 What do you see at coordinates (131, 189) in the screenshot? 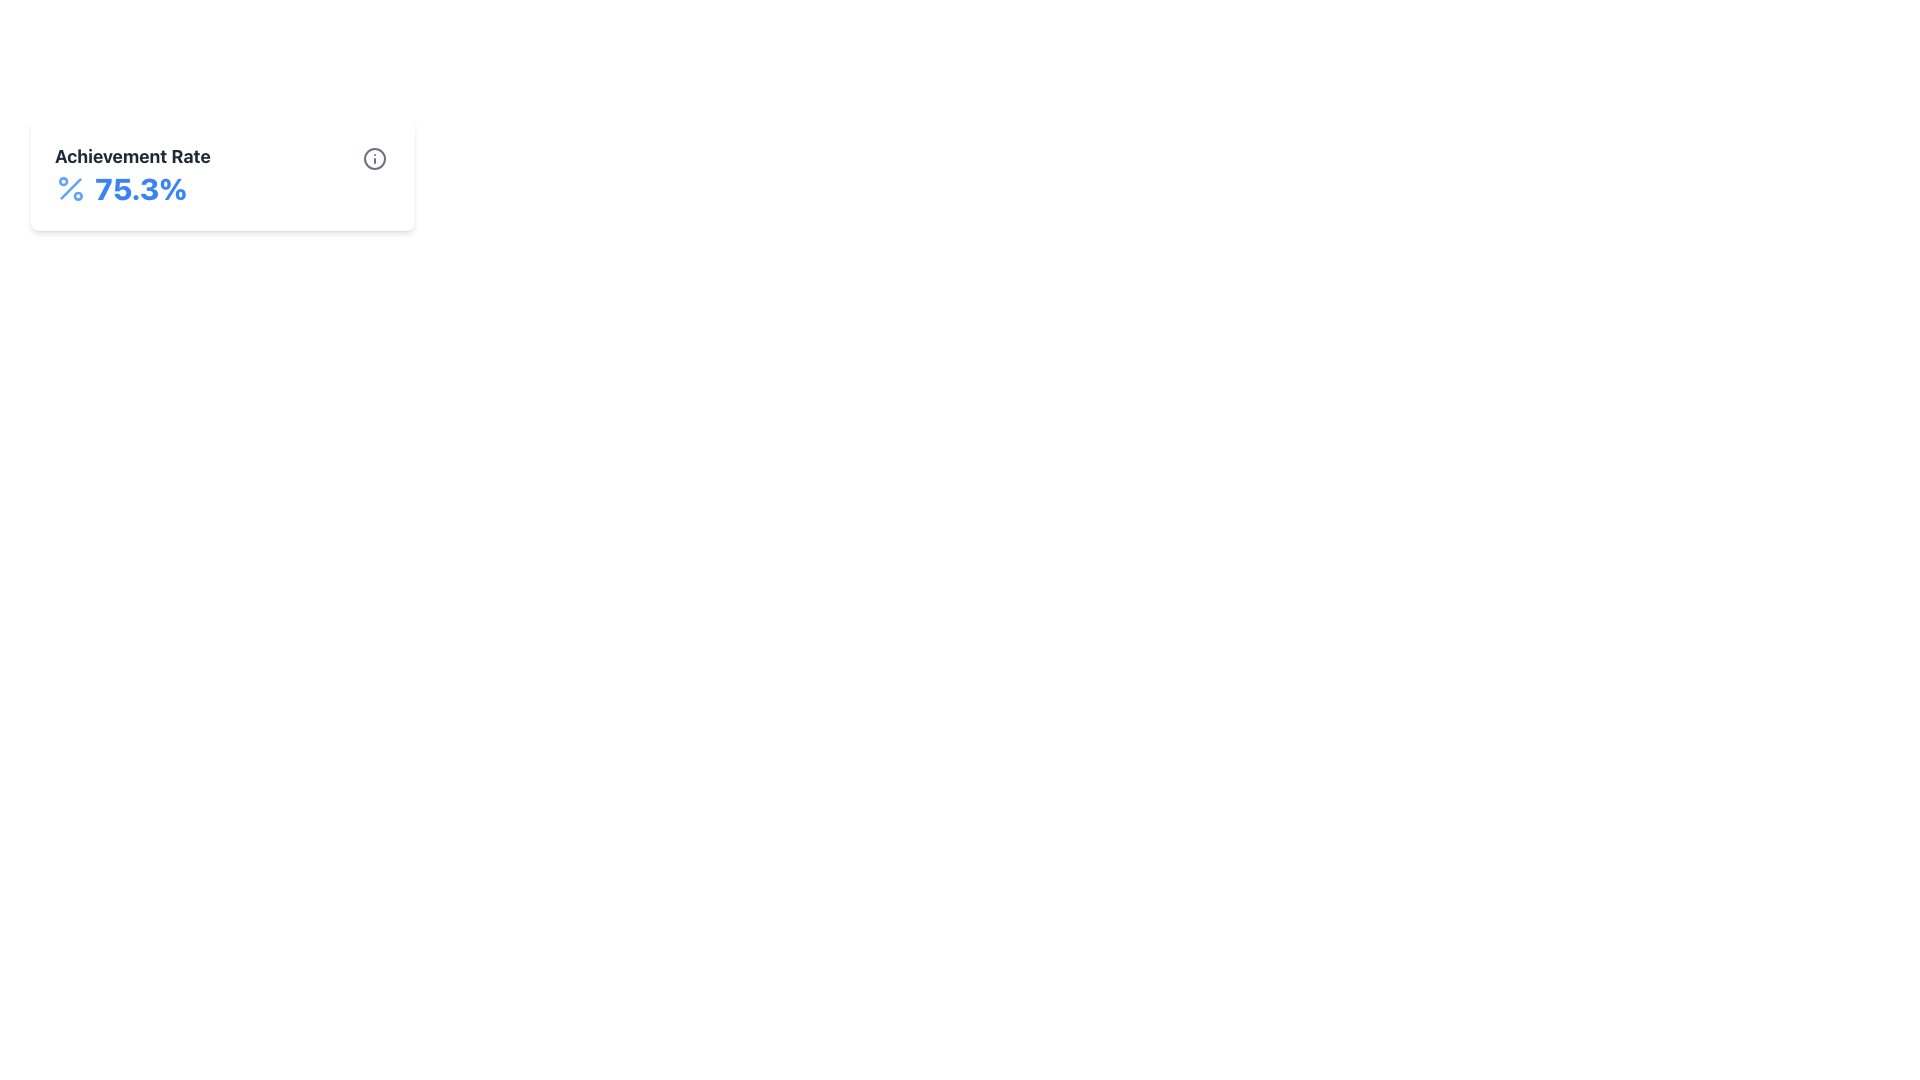
I see `value of the percentage text element that visually represents the achievement rate, located below the 'Achievement Rate' text and above minor graphical elements` at bounding box center [131, 189].